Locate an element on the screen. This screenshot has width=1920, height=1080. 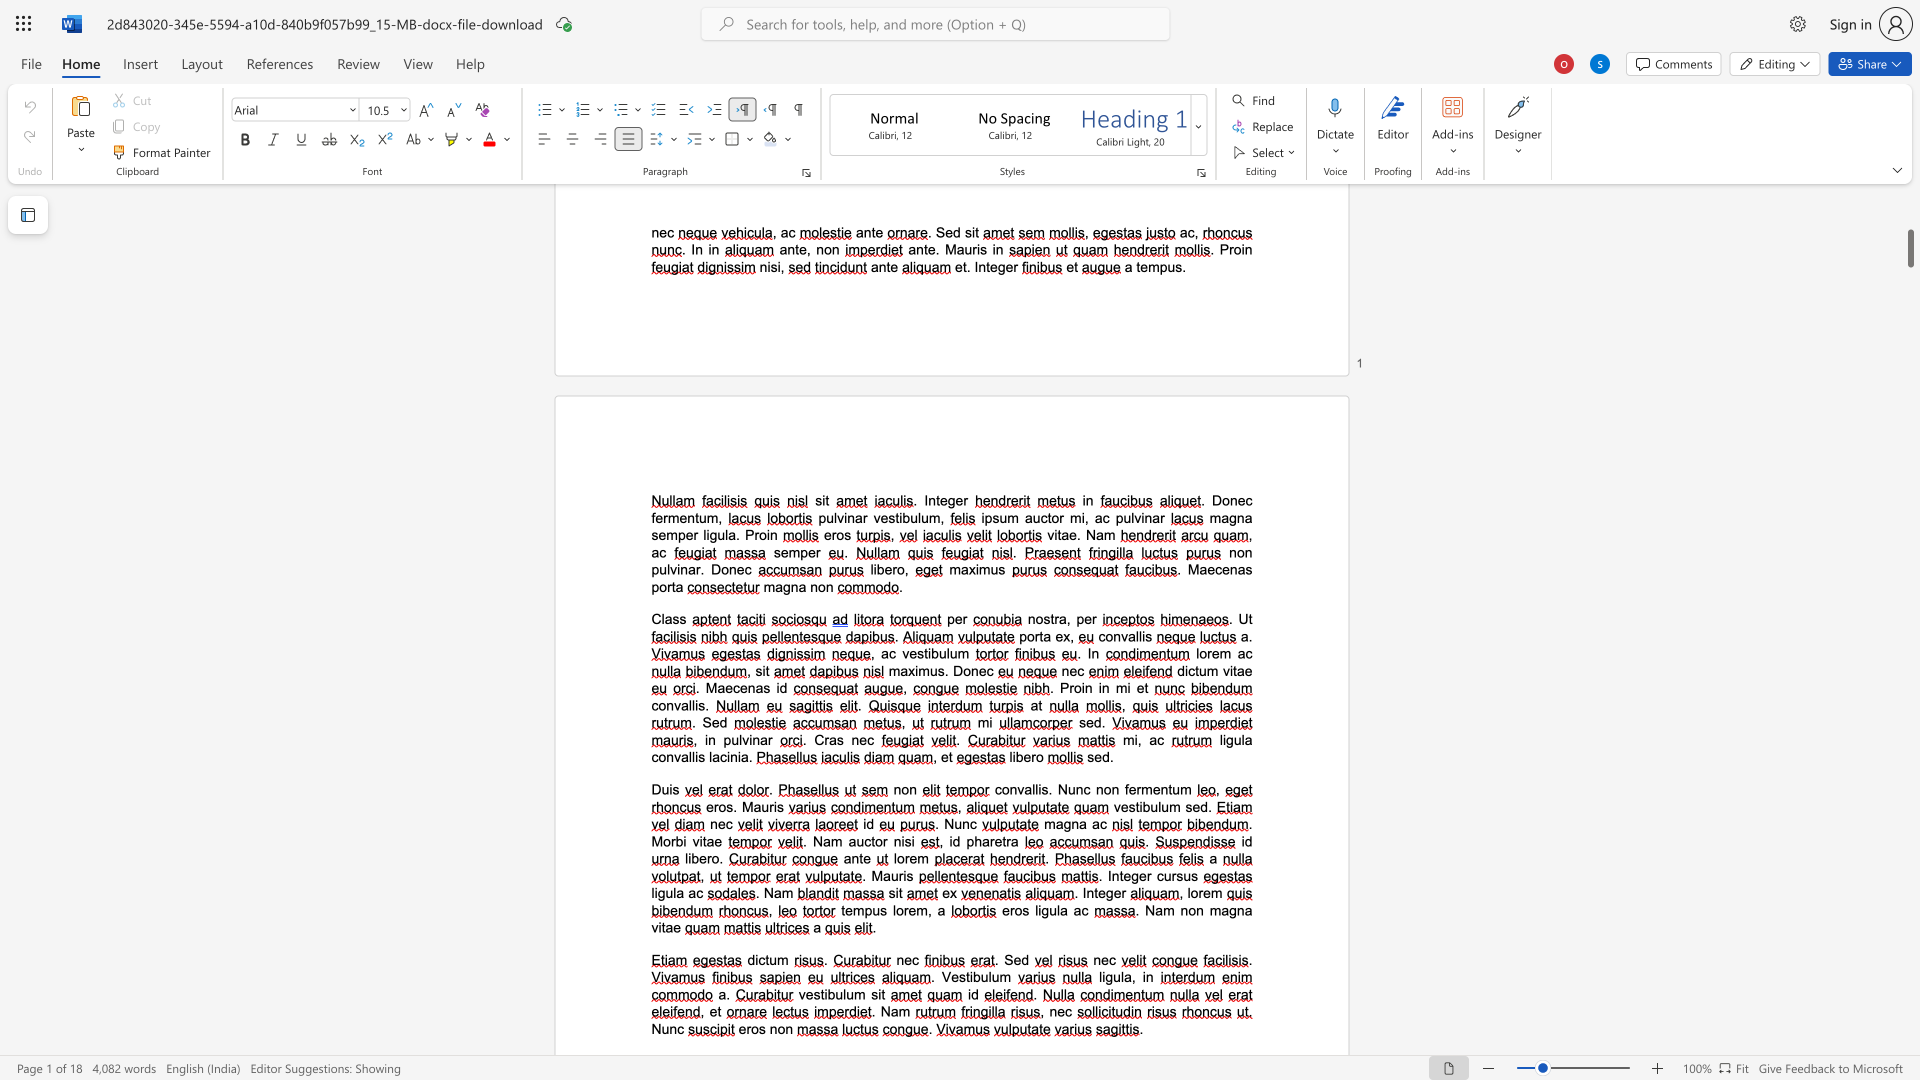
the space between the continuous character "v" and "a" in the text is located at coordinates (1024, 788).